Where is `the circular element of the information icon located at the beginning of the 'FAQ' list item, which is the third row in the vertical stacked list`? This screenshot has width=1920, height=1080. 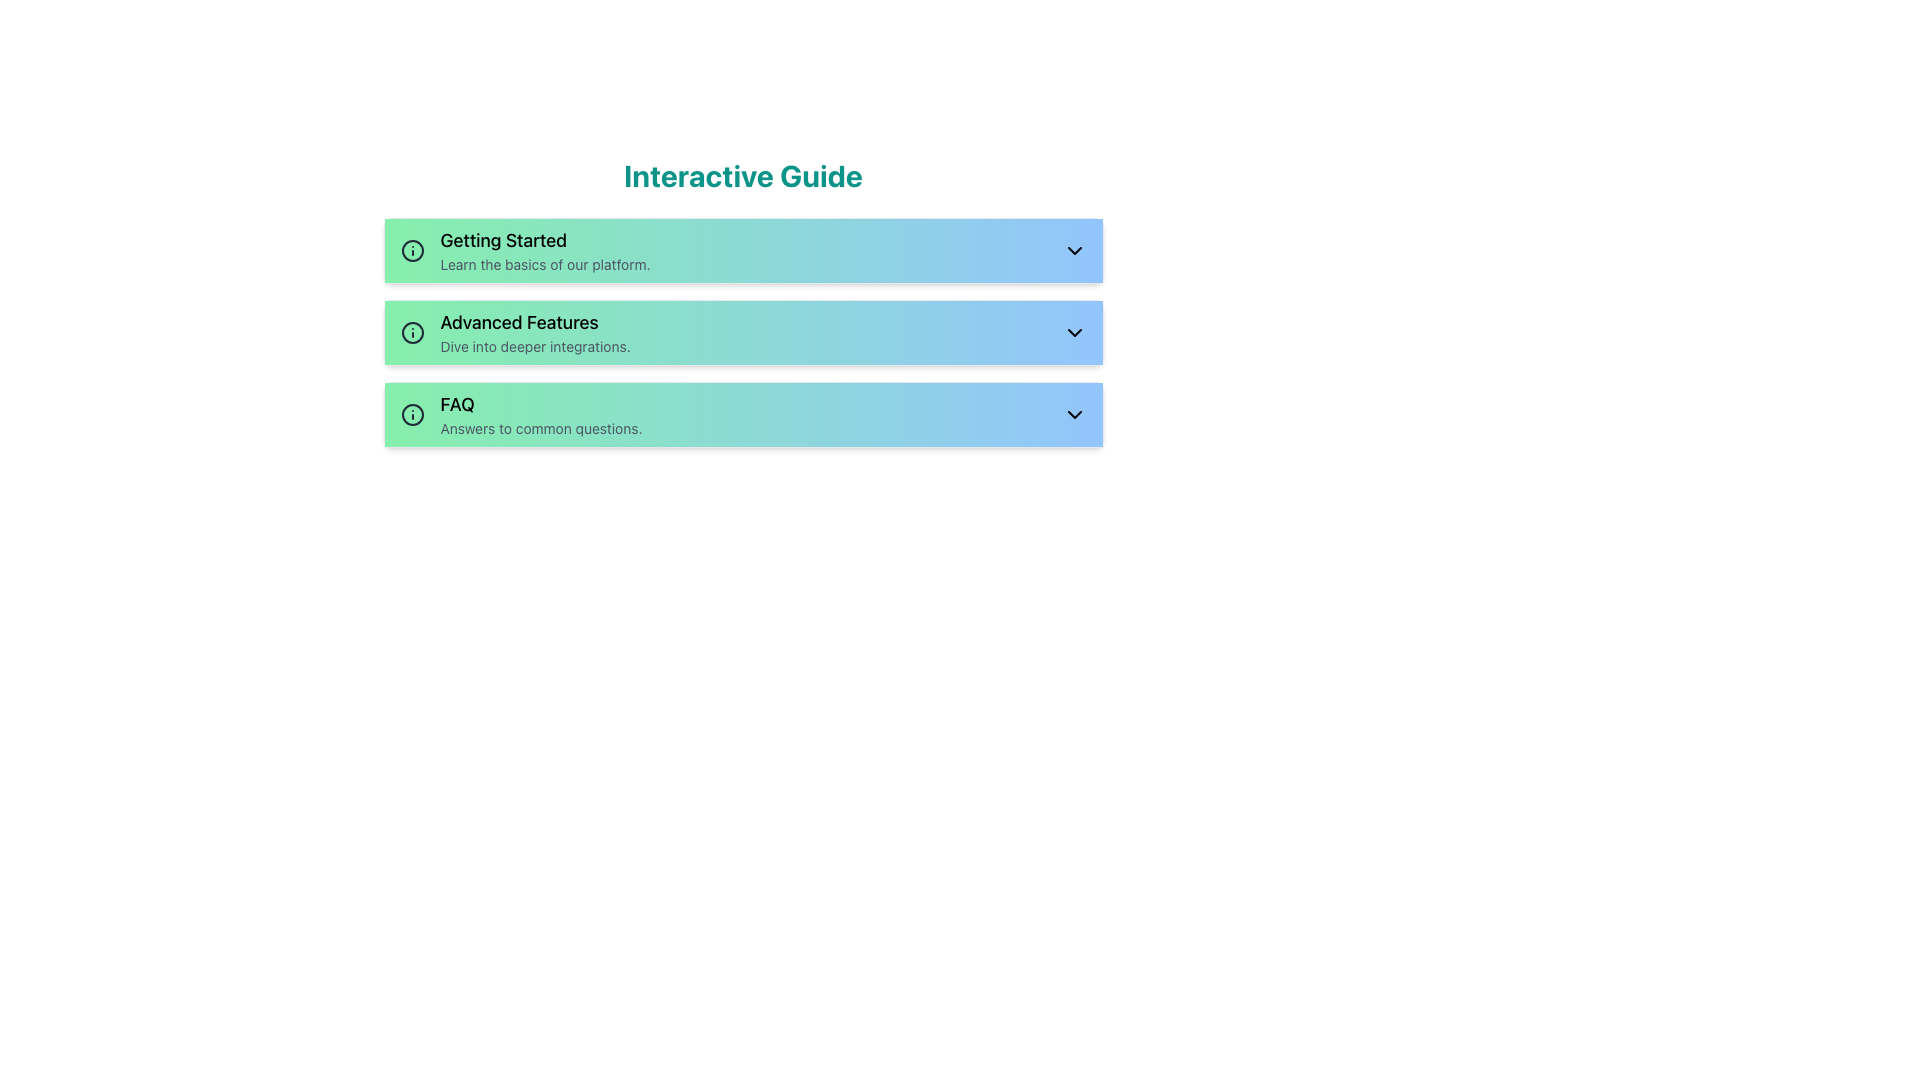 the circular element of the information icon located at the beginning of the 'FAQ' list item, which is the third row in the vertical stacked list is located at coordinates (411, 414).